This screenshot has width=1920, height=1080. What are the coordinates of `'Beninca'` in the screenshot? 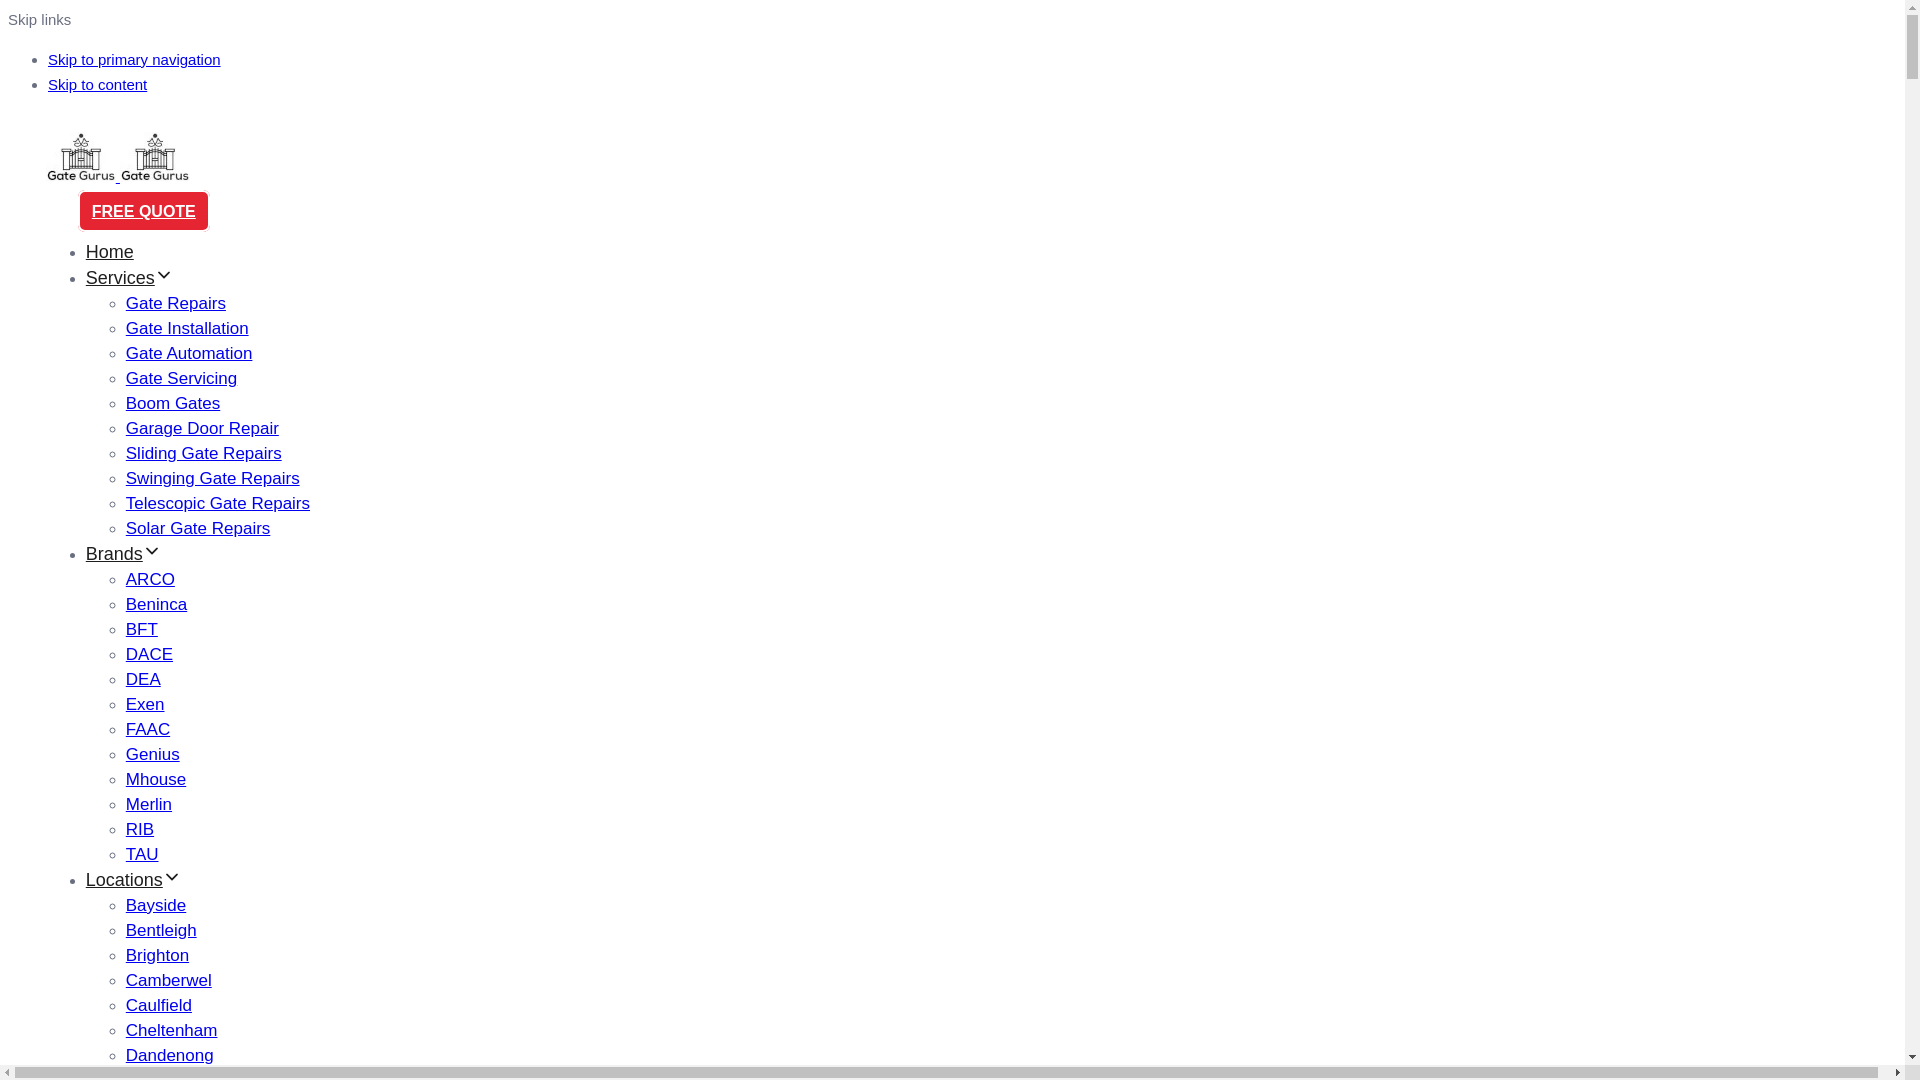 It's located at (124, 603).